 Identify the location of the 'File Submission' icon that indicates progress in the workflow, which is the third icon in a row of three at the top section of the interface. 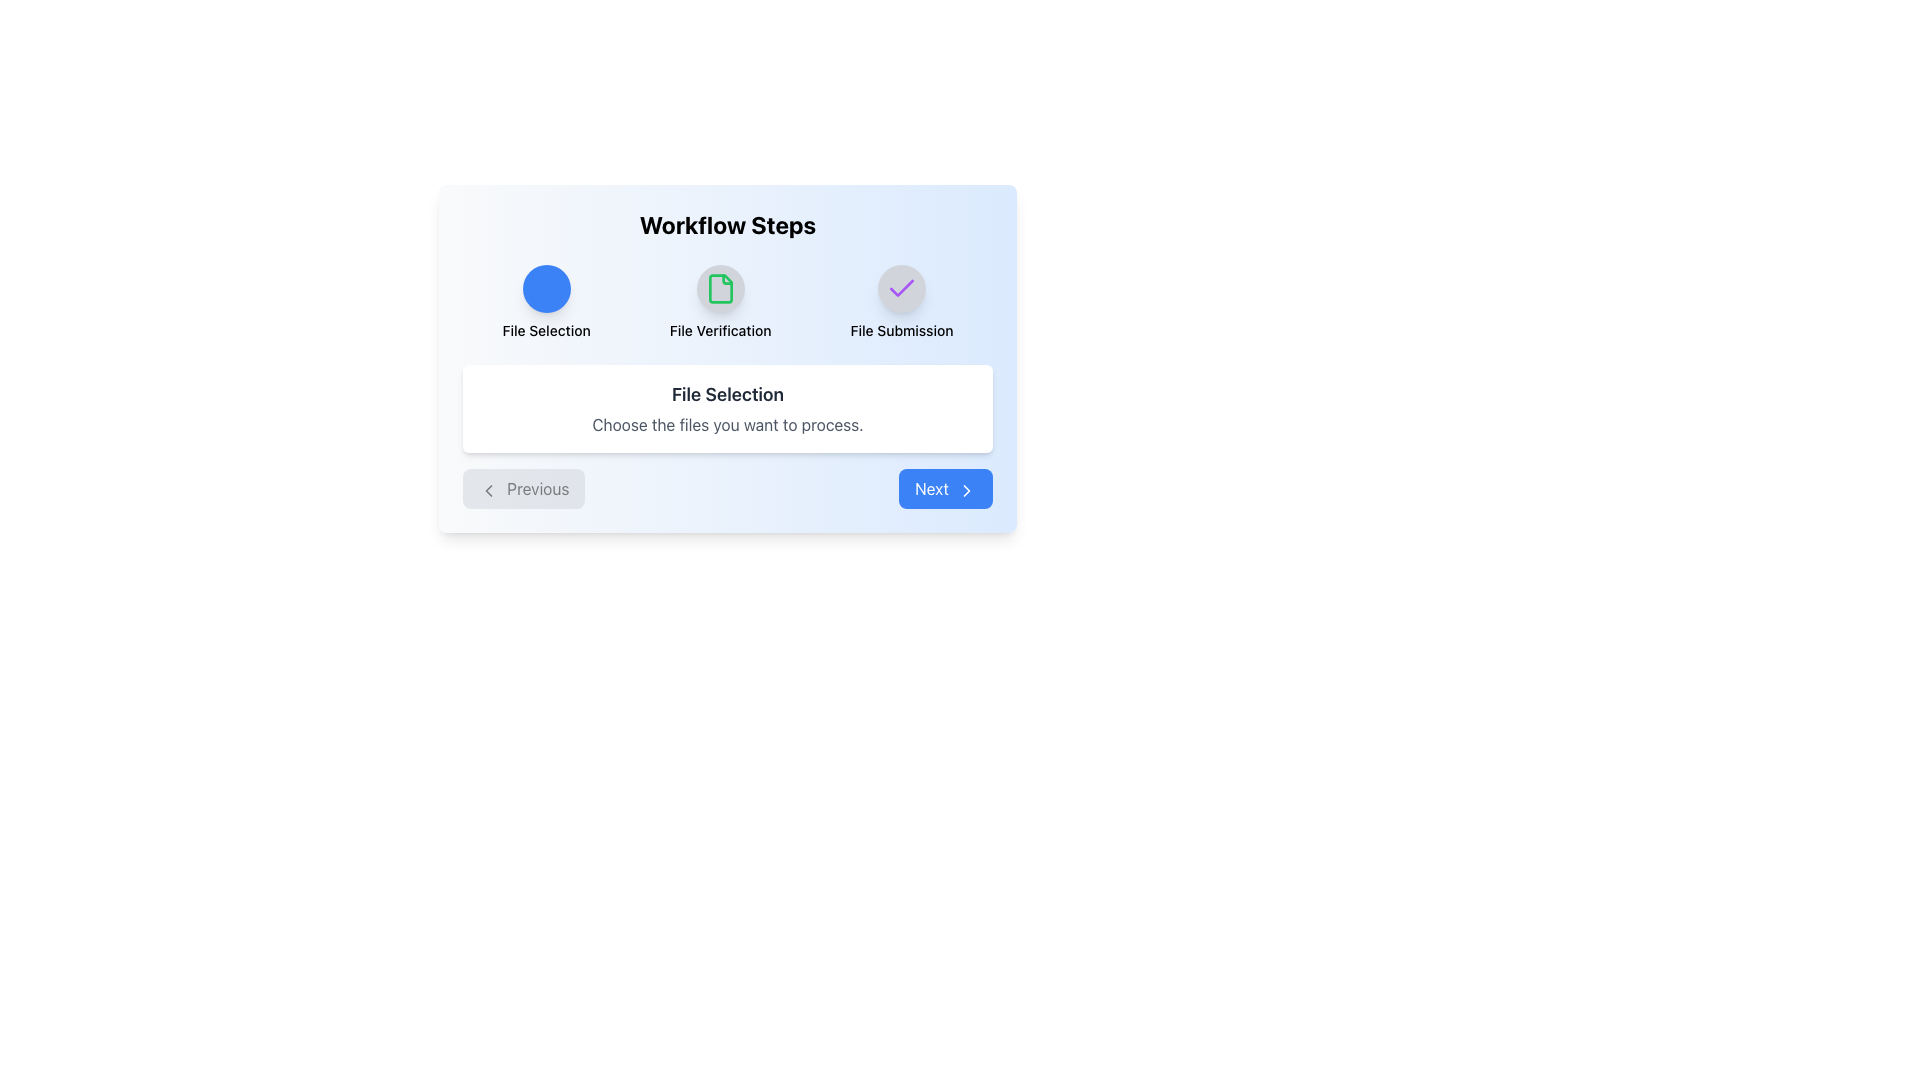
(901, 289).